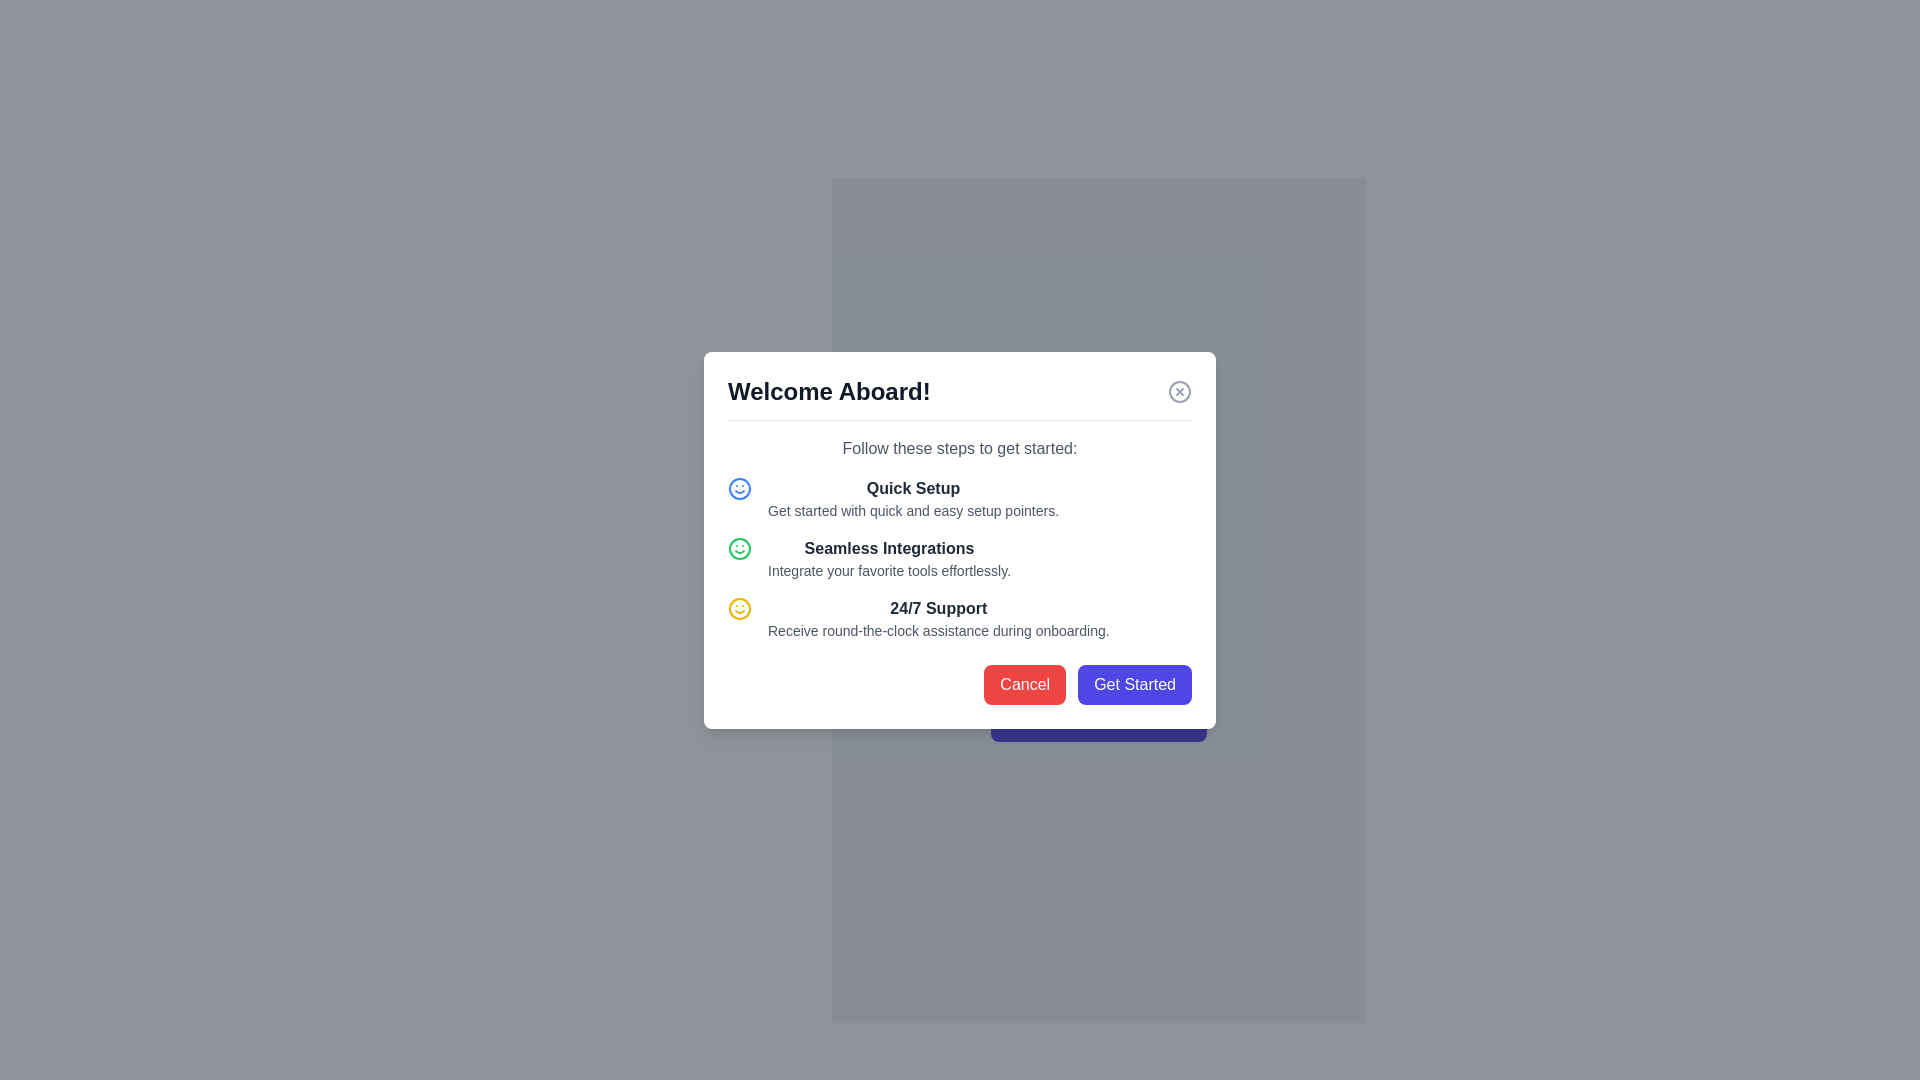  Describe the element at coordinates (738, 488) in the screenshot. I see `the circular icon with a blue border and a smiley face located in the 'Quick Setup' section of the modal window, positioned above the text 'Get started with quick and easy setup pointers.'` at that location.